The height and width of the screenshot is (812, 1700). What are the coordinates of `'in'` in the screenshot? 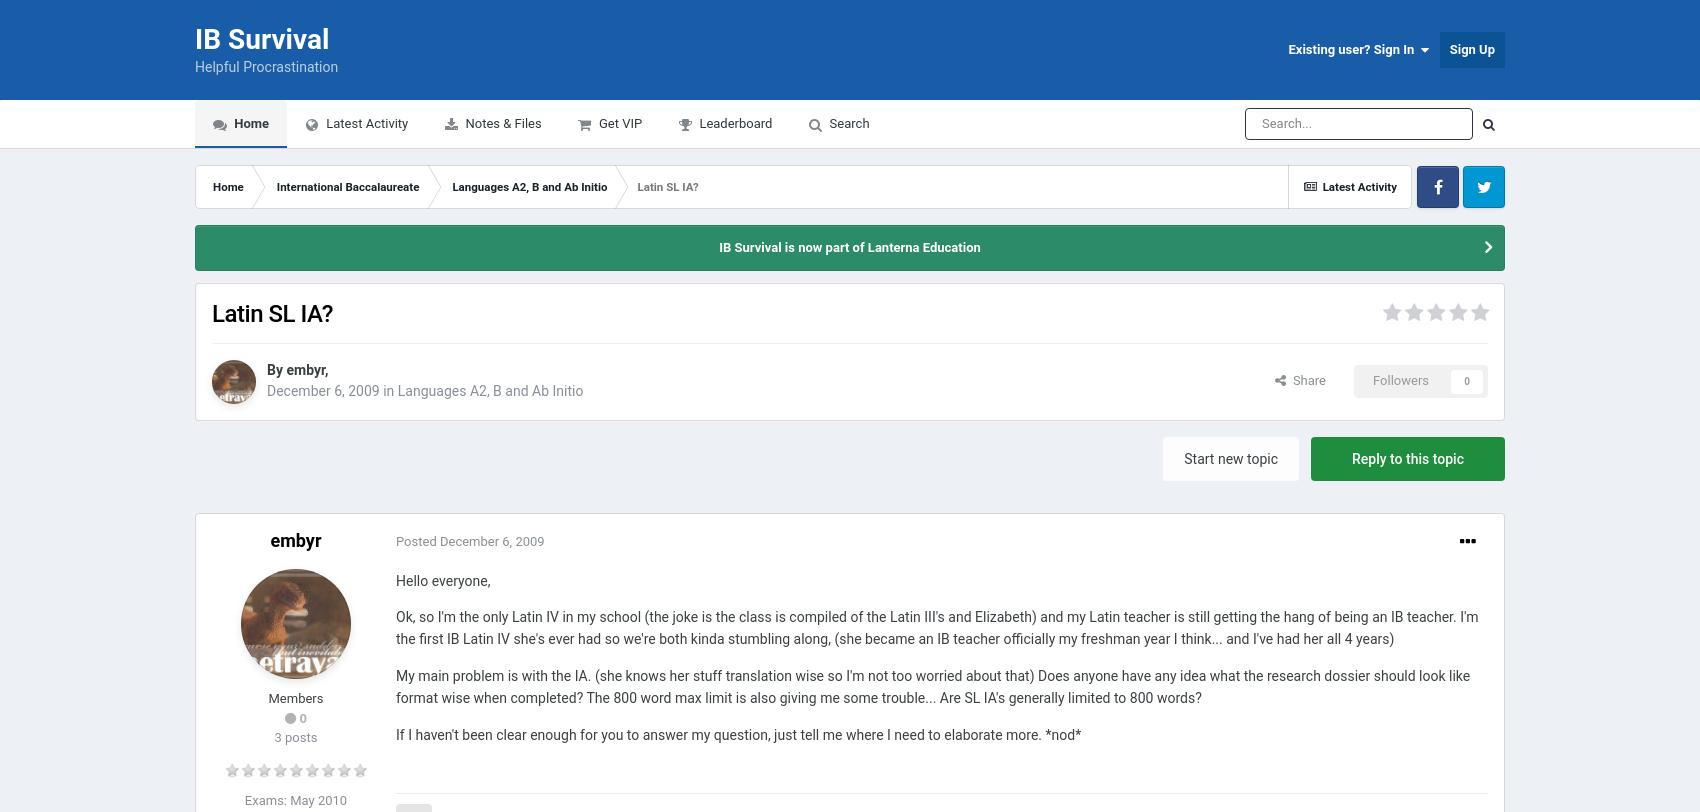 It's located at (386, 390).